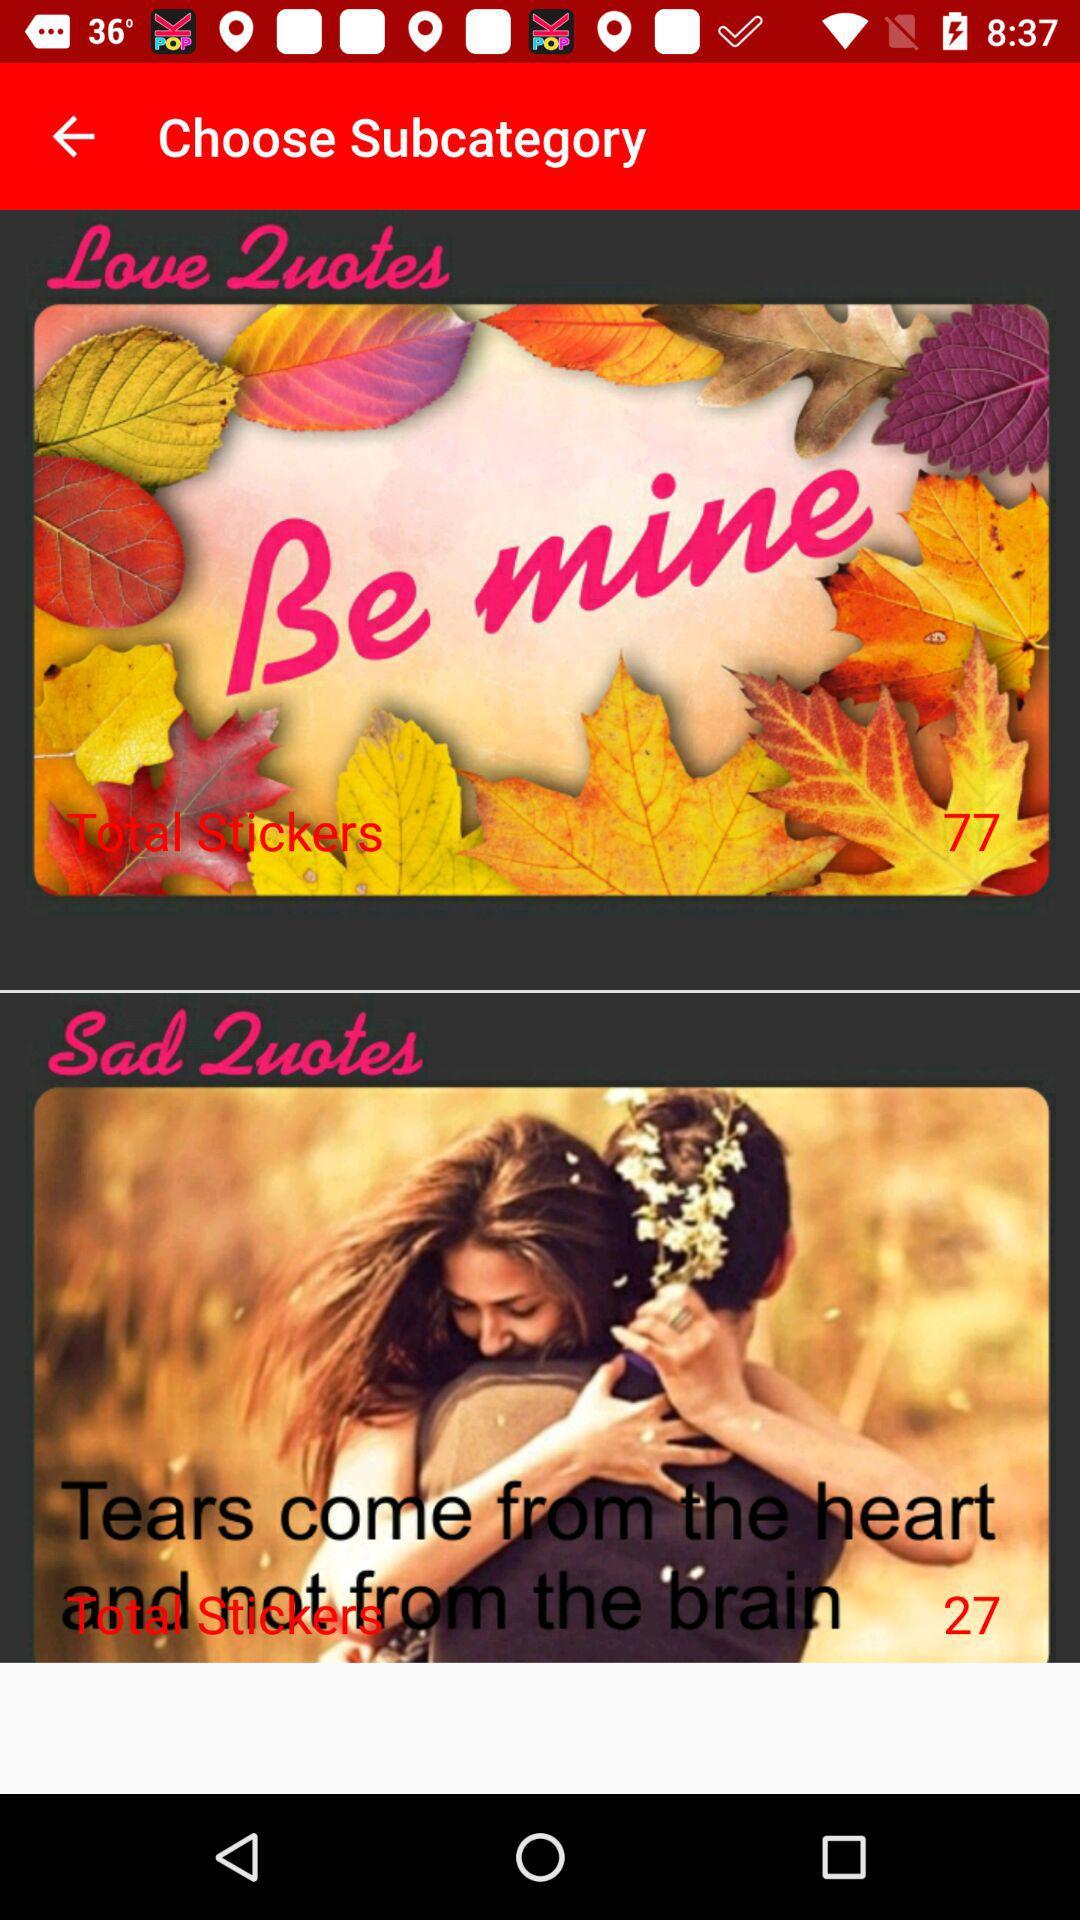 The width and height of the screenshot is (1080, 1920). I want to click on icon at the top left corner, so click(72, 135).